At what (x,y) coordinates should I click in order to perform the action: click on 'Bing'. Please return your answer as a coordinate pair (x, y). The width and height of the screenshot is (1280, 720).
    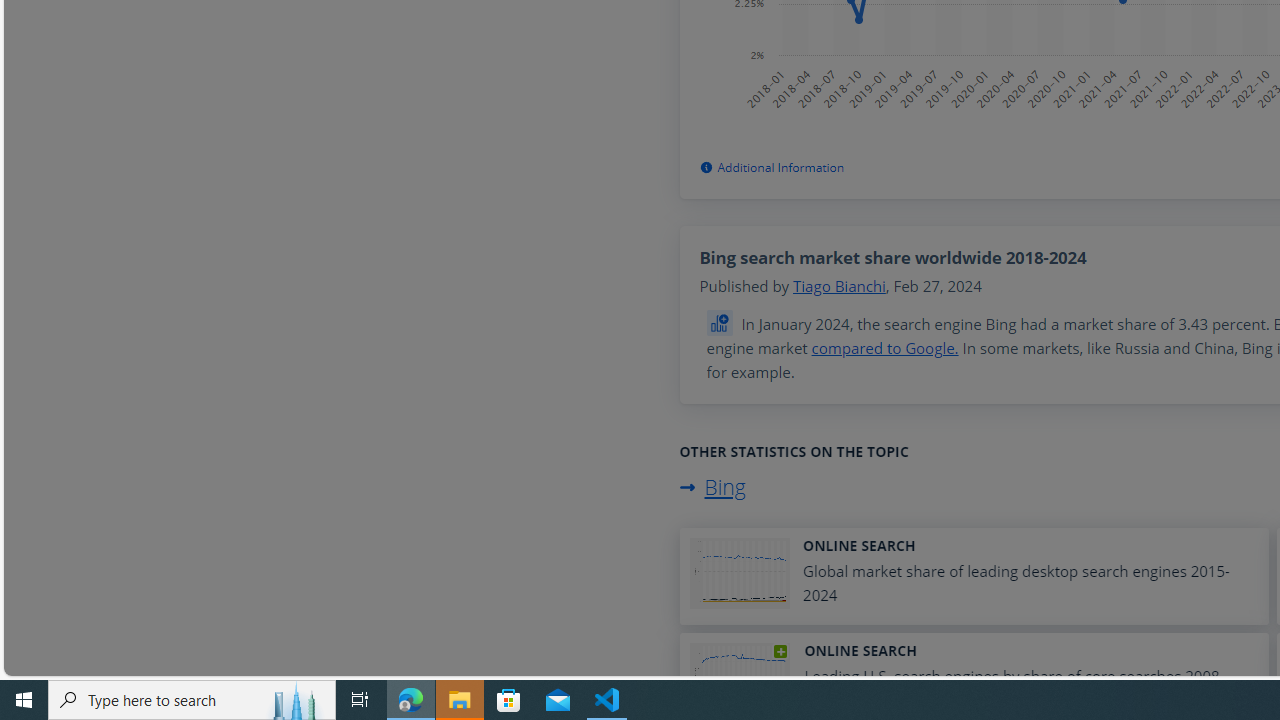
    Looking at the image, I should click on (712, 487).